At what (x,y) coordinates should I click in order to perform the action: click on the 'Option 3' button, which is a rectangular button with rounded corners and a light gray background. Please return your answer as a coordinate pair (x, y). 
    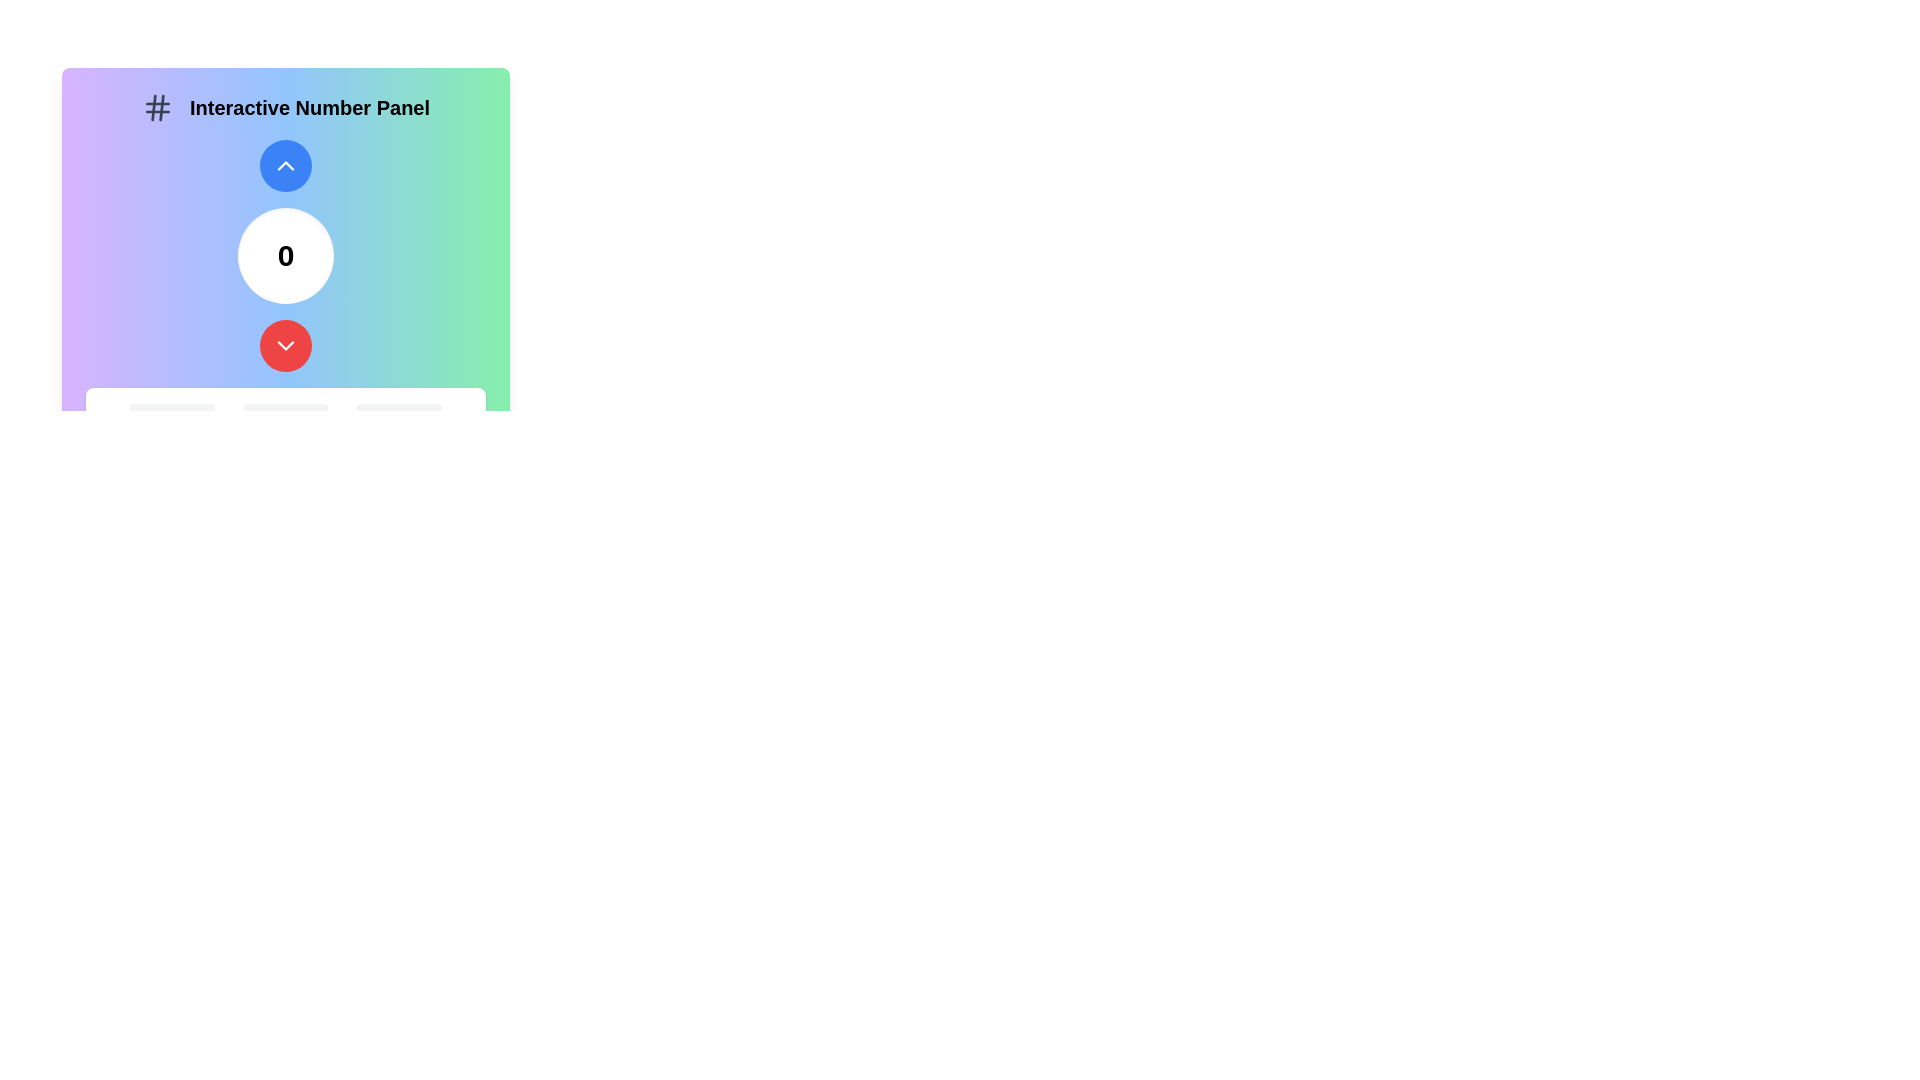
    Looking at the image, I should click on (399, 420).